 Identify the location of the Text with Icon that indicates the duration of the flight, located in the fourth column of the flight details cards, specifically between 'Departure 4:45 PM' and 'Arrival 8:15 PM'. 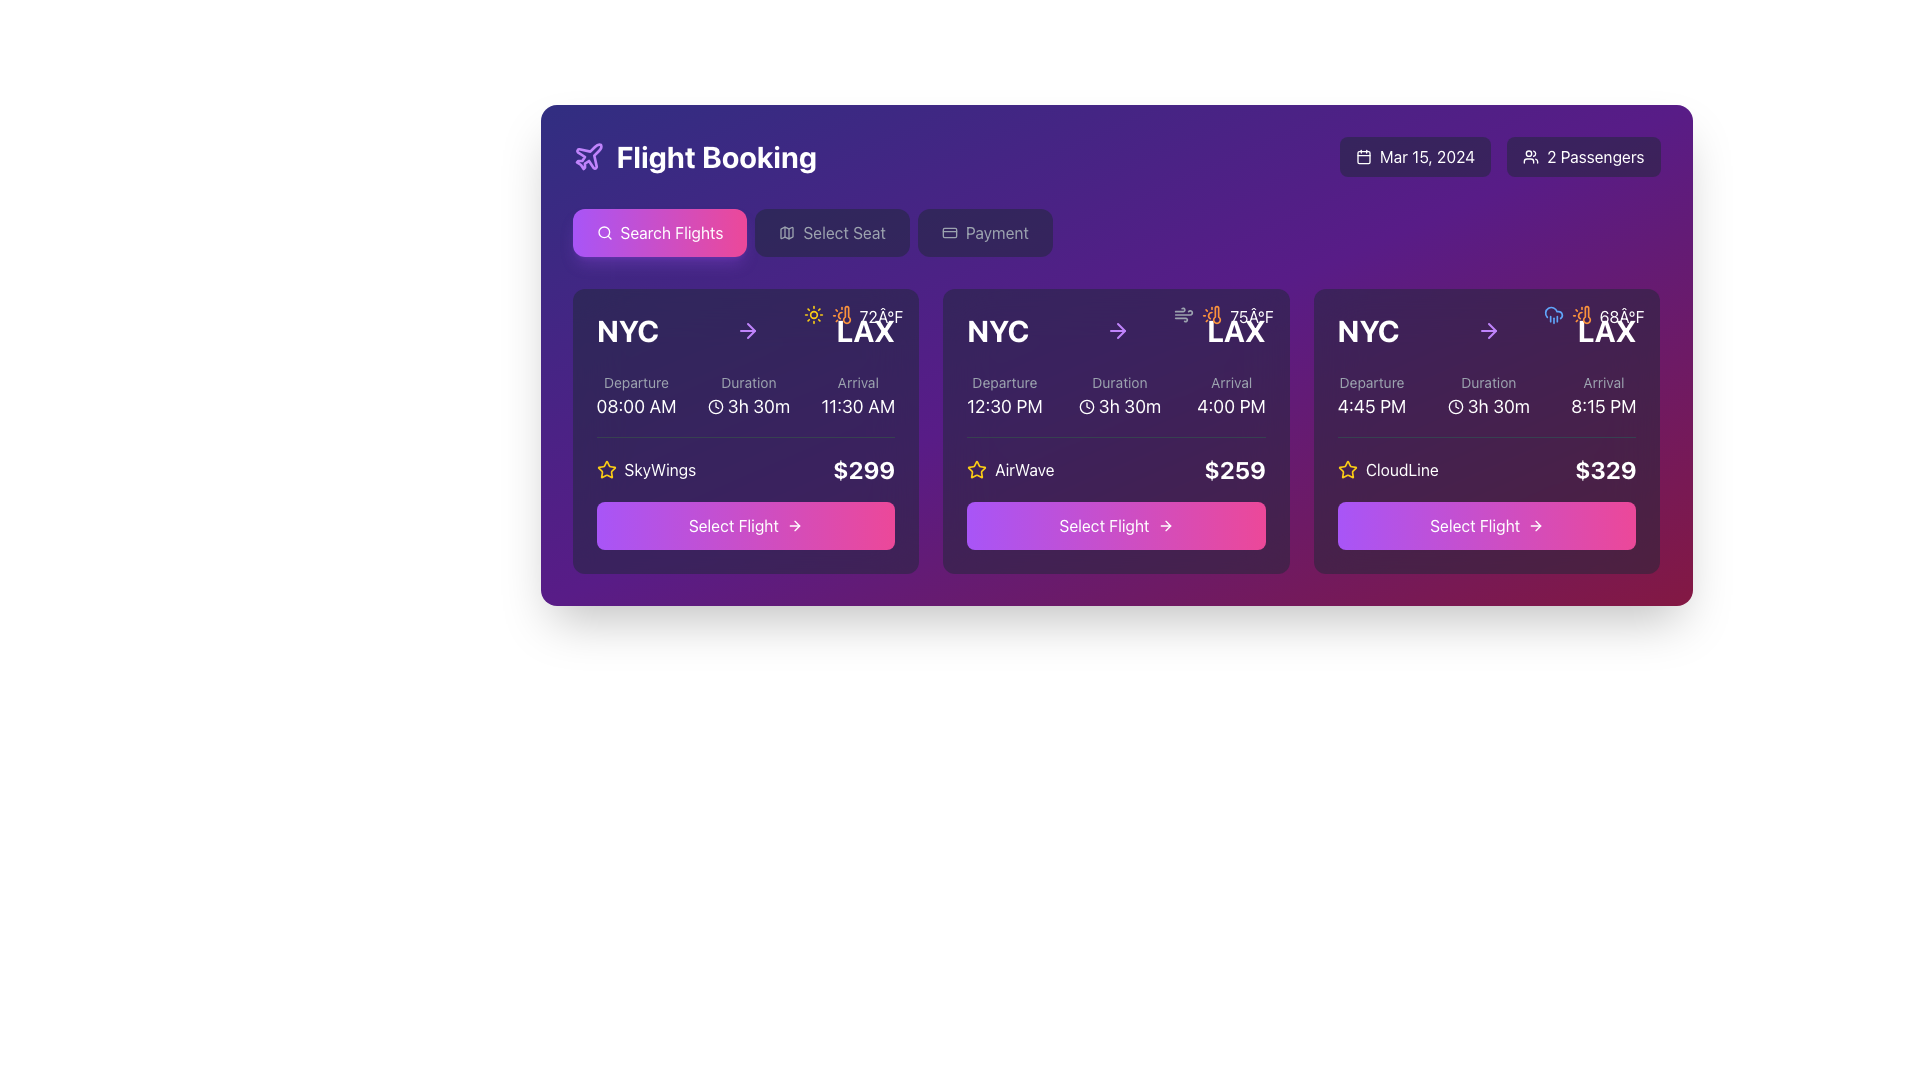
(1488, 397).